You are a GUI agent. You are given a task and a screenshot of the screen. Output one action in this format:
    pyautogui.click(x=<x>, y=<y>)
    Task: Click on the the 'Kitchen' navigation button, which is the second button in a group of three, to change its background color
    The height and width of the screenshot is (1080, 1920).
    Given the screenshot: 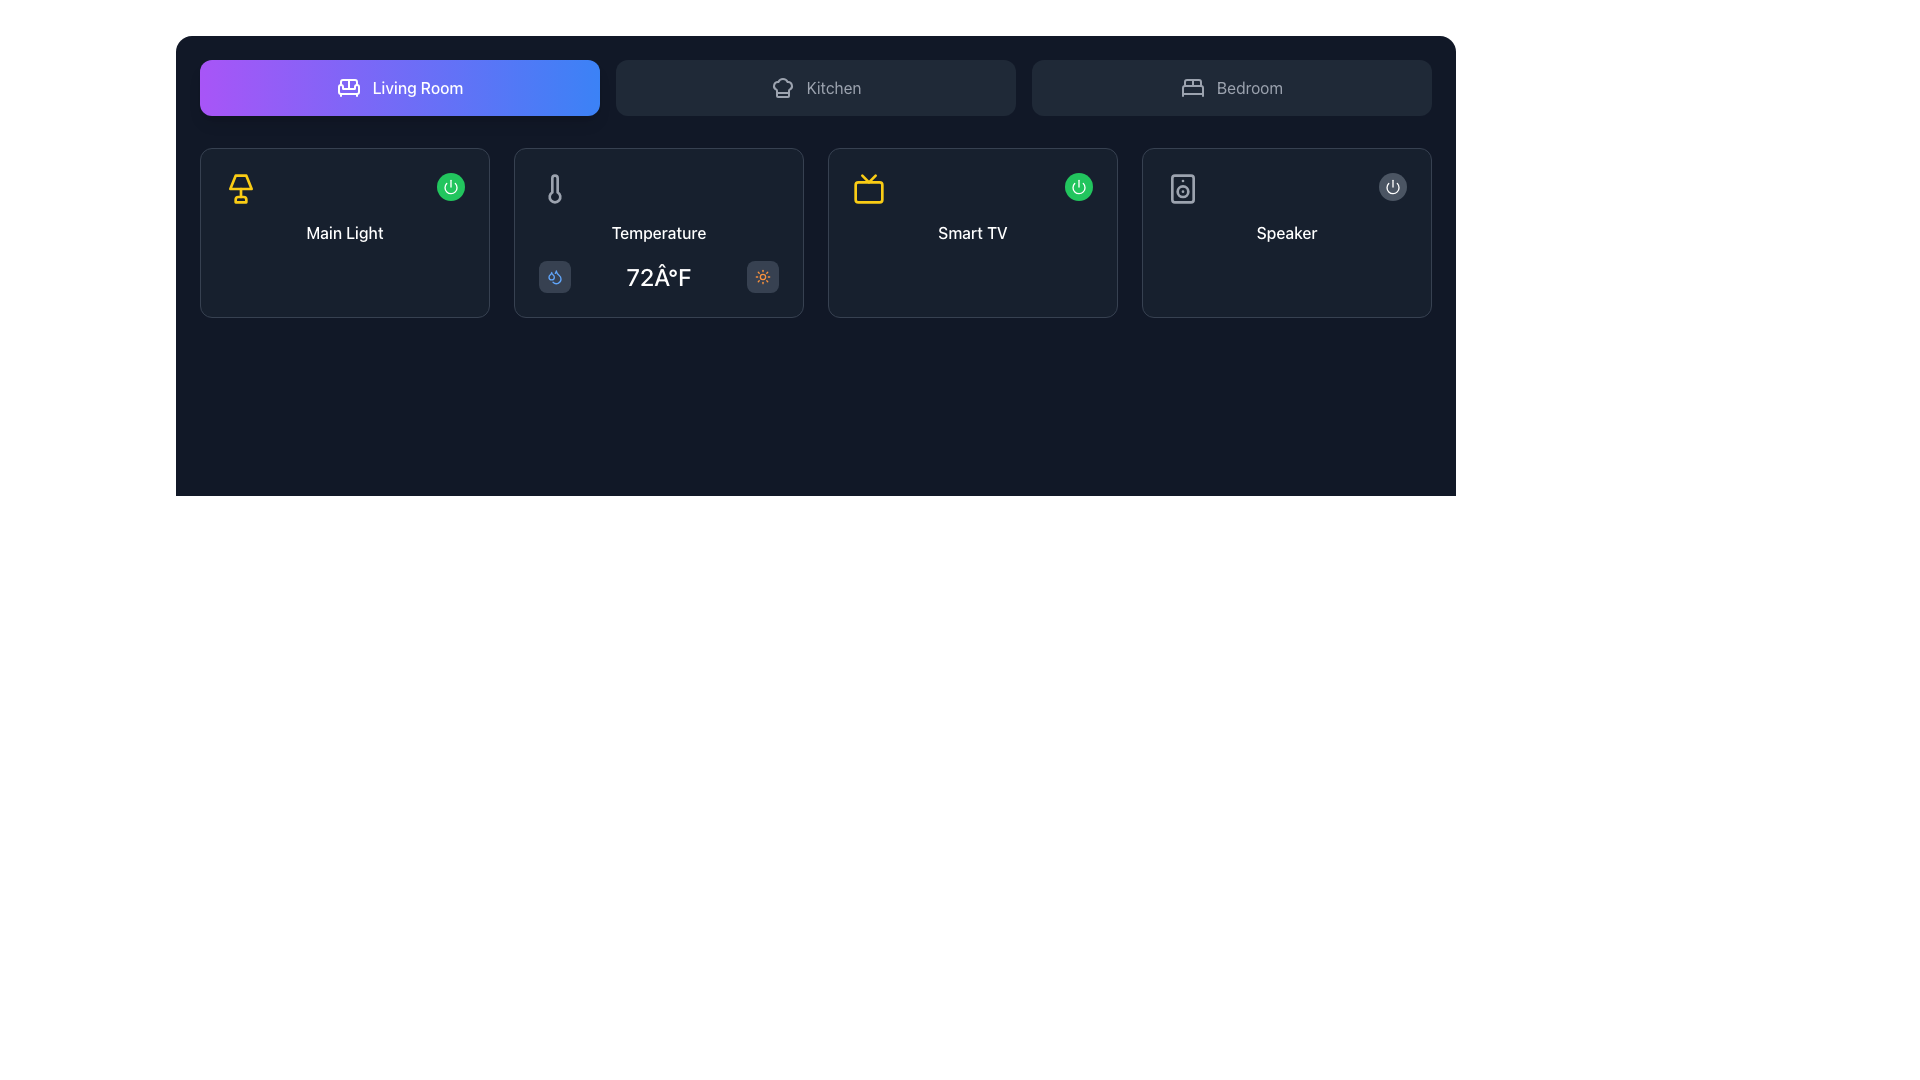 What is the action you would take?
    pyautogui.click(x=816, y=87)
    